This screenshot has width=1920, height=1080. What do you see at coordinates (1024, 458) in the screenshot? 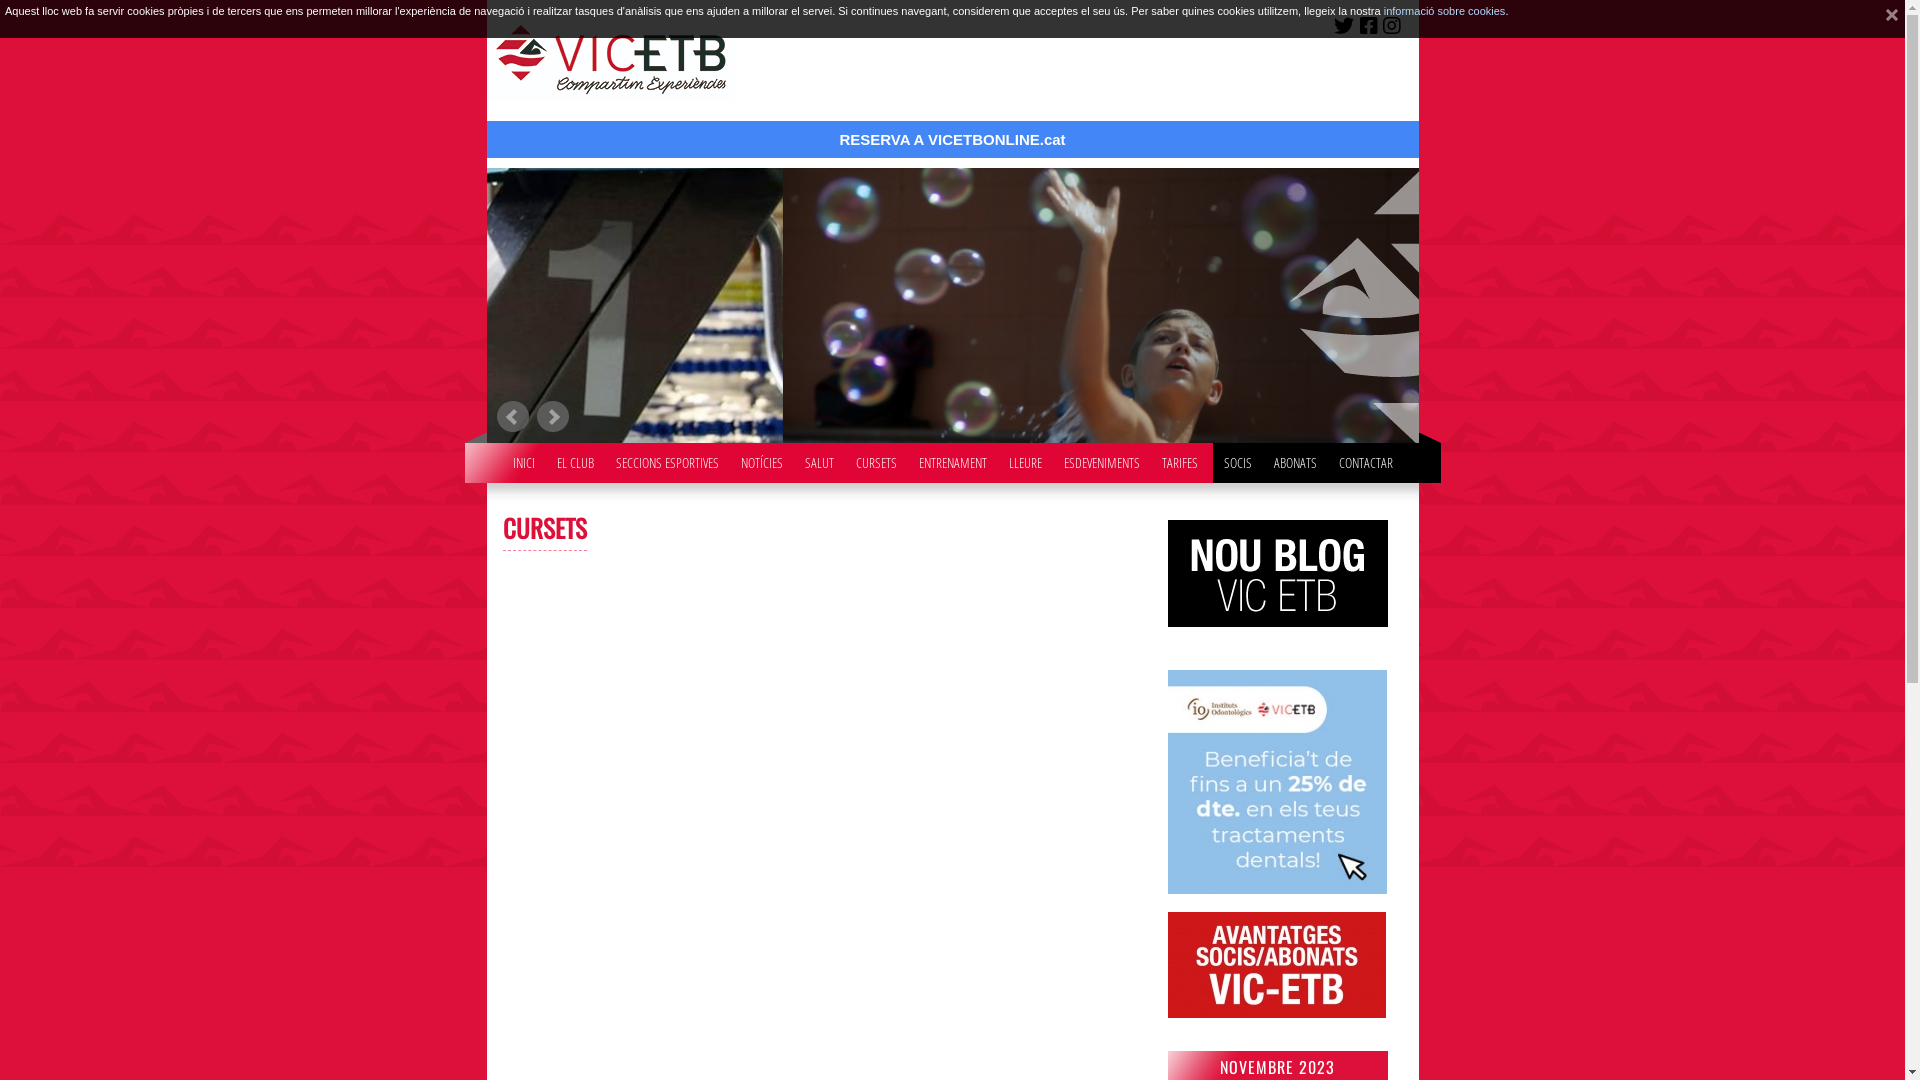
I see `'LLEURE'` at bounding box center [1024, 458].